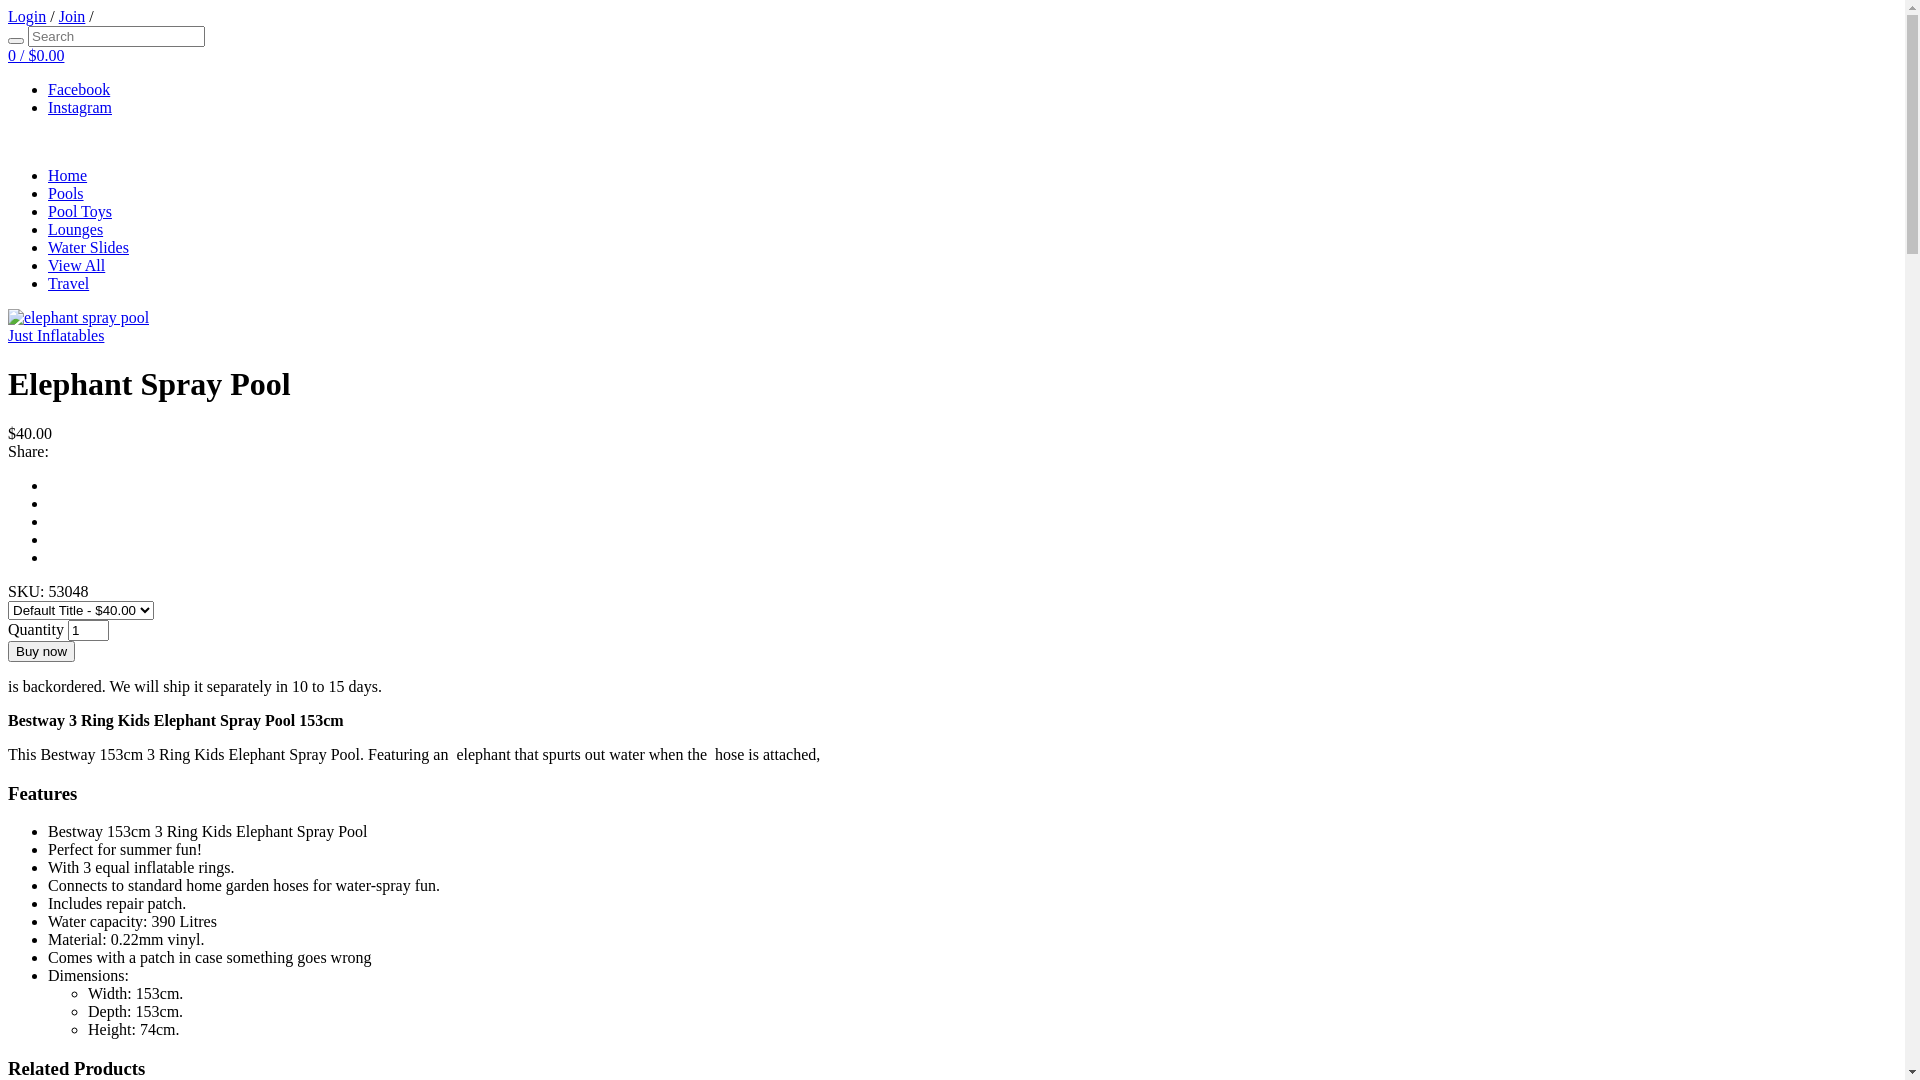 Image resolution: width=1920 pixels, height=1080 pixels. Describe the element at coordinates (35, 54) in the screenshot. I see `'0 / $0.00'` at that location.